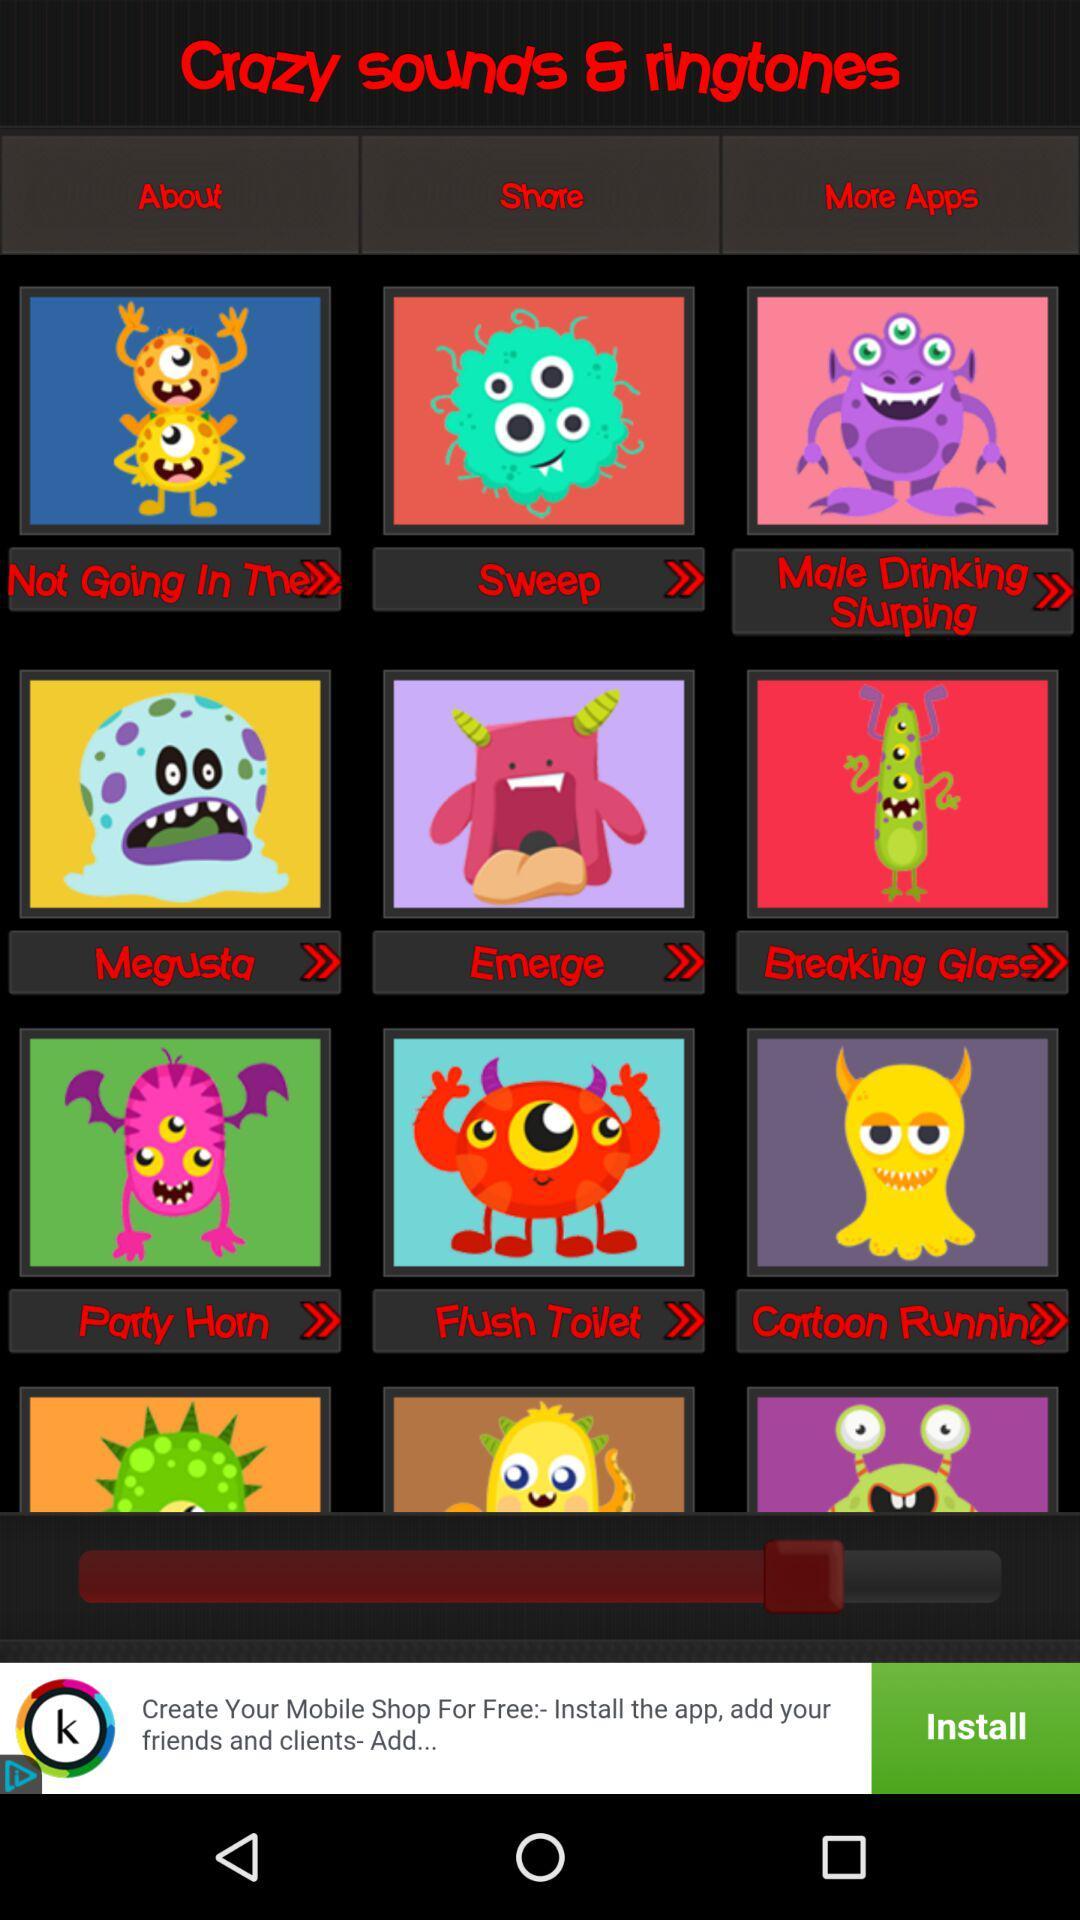 The image size is (1080, 1920). Describe the element at coordinates (537, 411) in the screenshot. I see `sweep sound` at that location.